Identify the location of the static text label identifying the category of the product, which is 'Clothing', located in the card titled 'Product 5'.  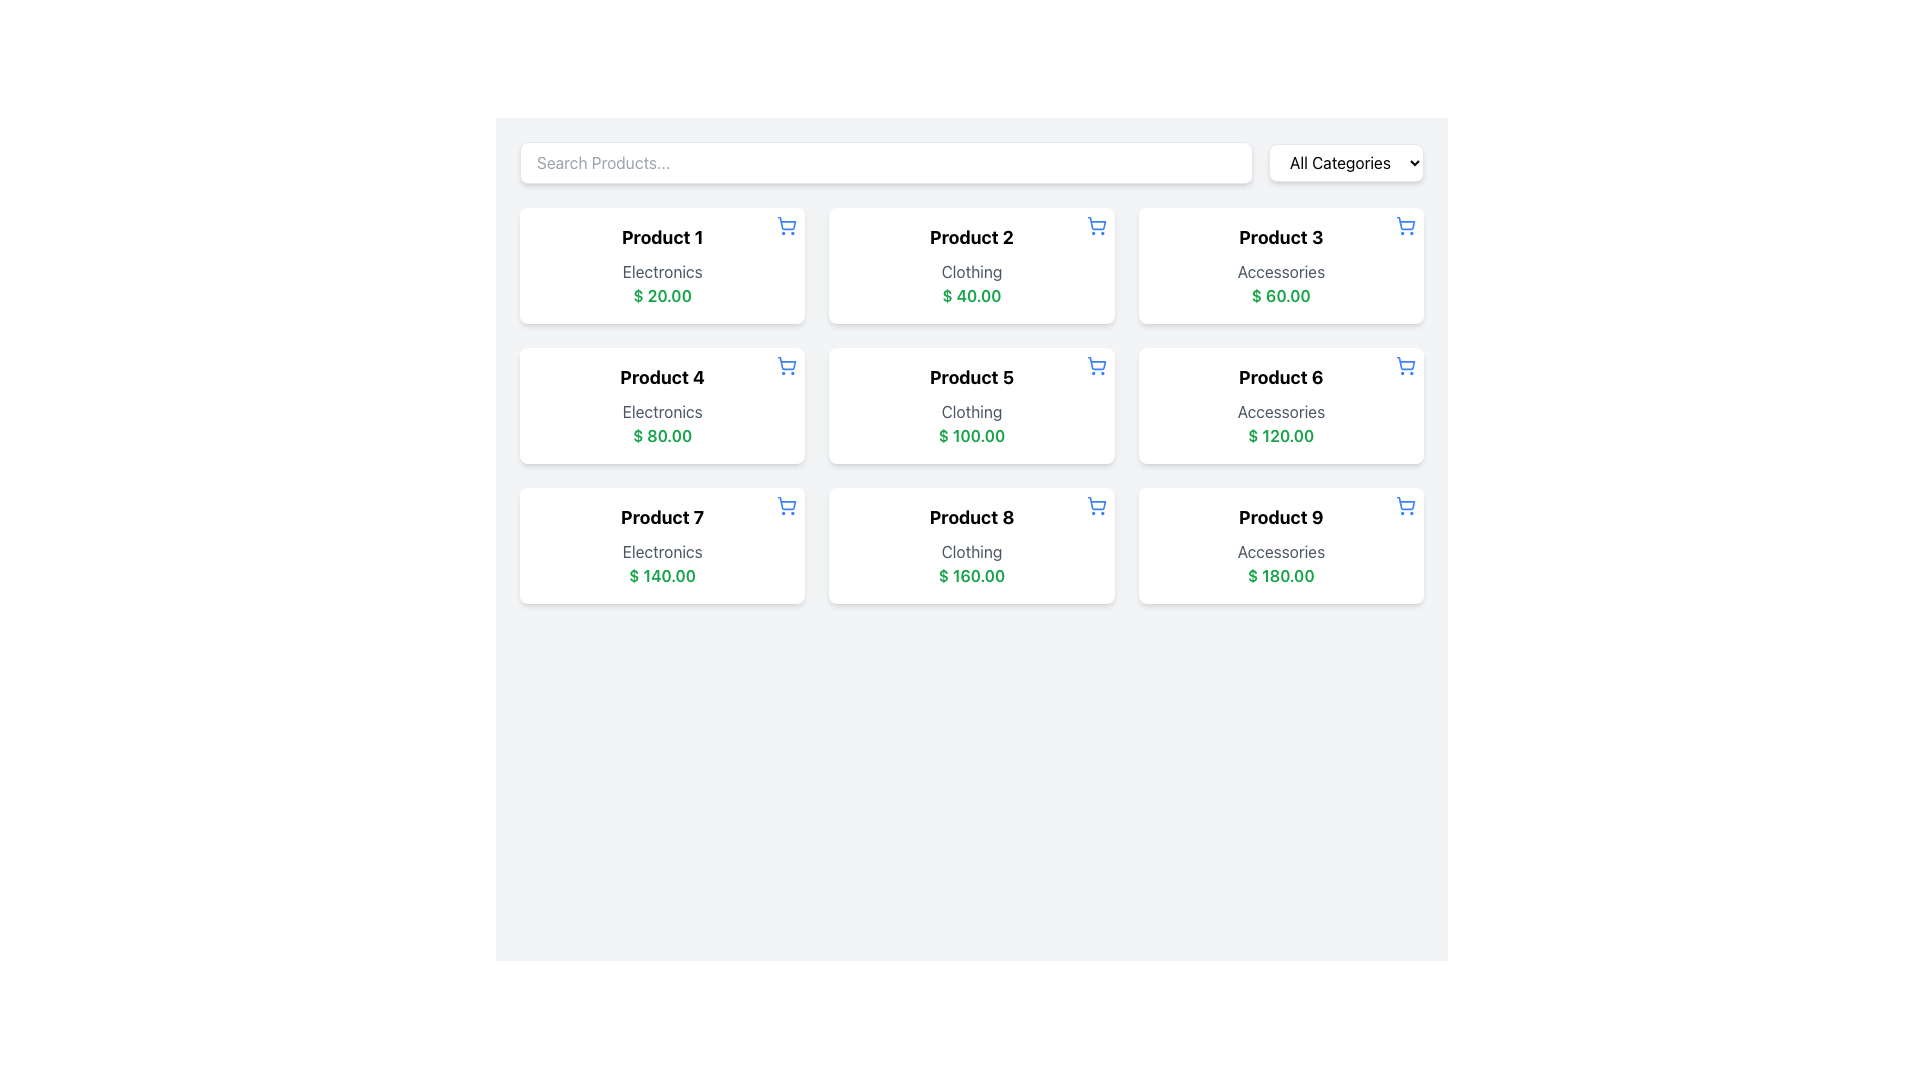
(971, 411).